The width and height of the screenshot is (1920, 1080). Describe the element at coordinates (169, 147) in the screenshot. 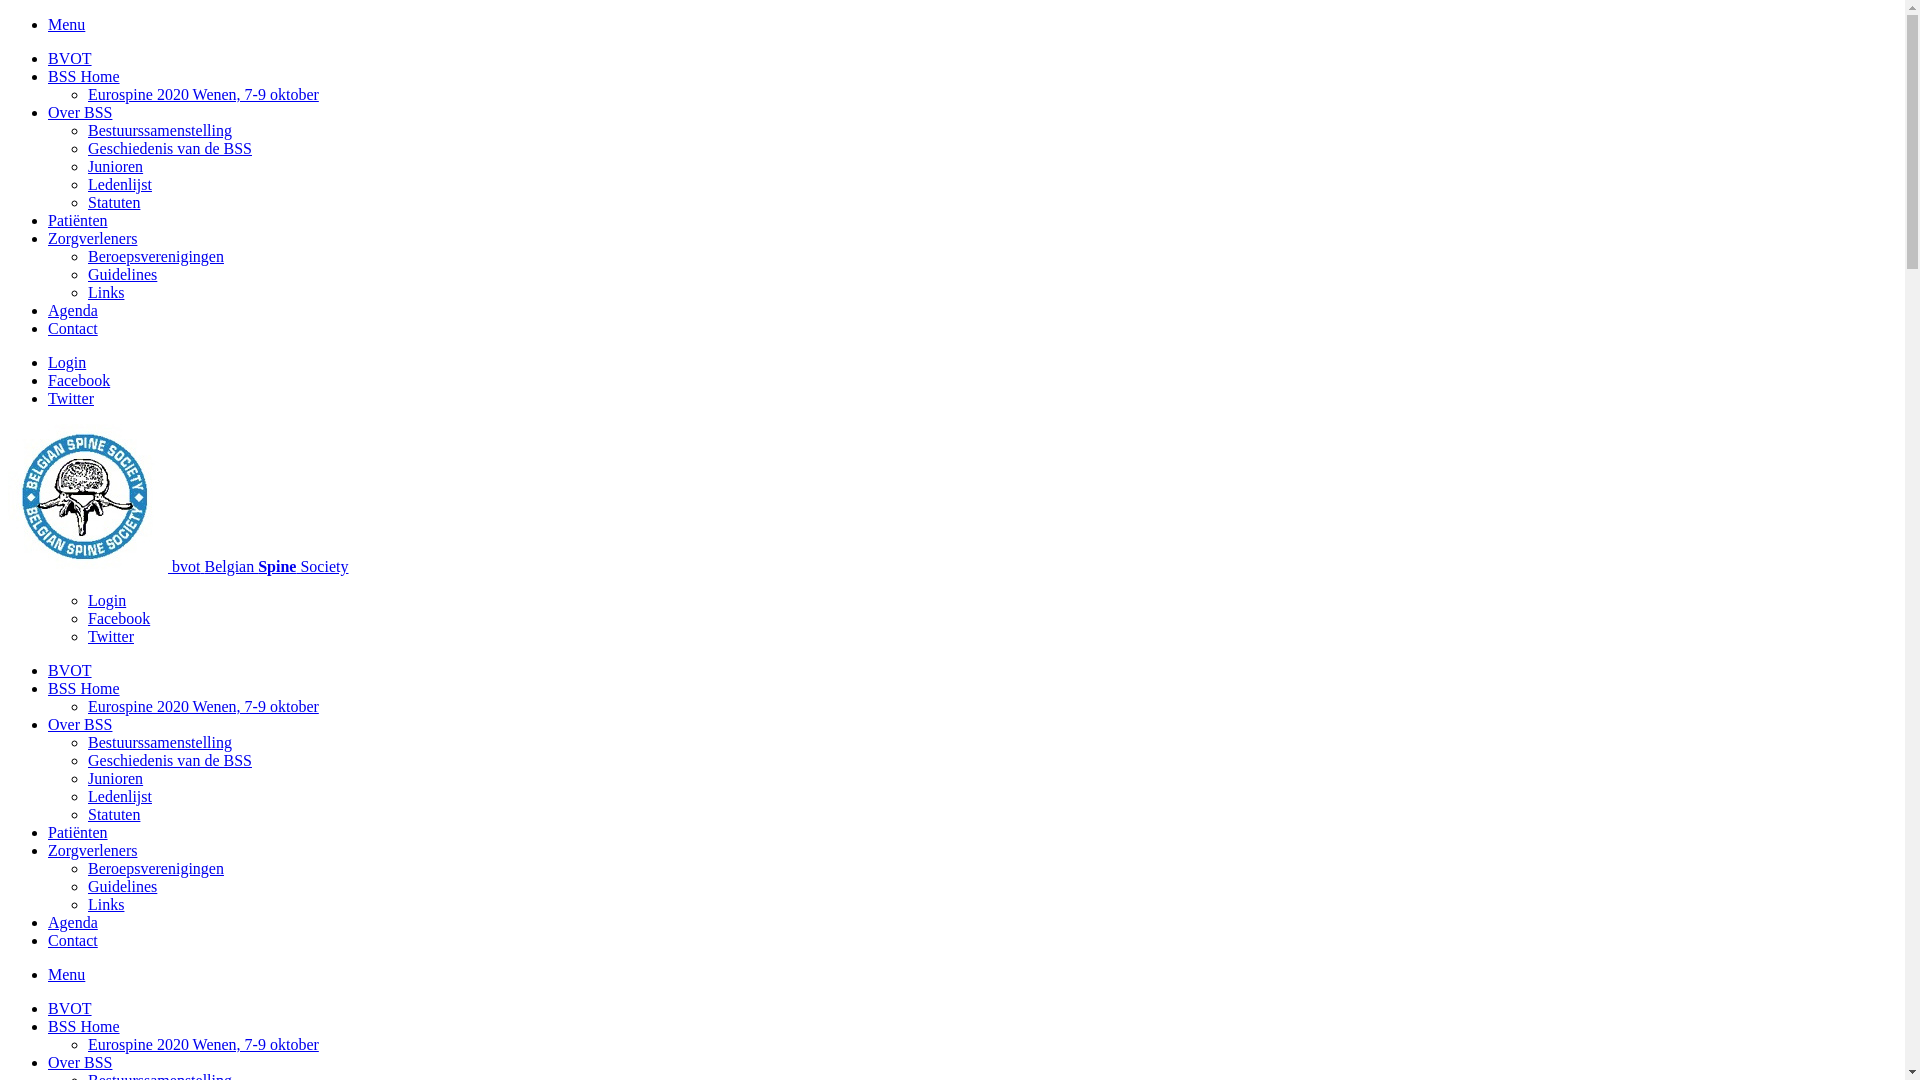

I see `'Geschiedenis van de BSS'` at that location.